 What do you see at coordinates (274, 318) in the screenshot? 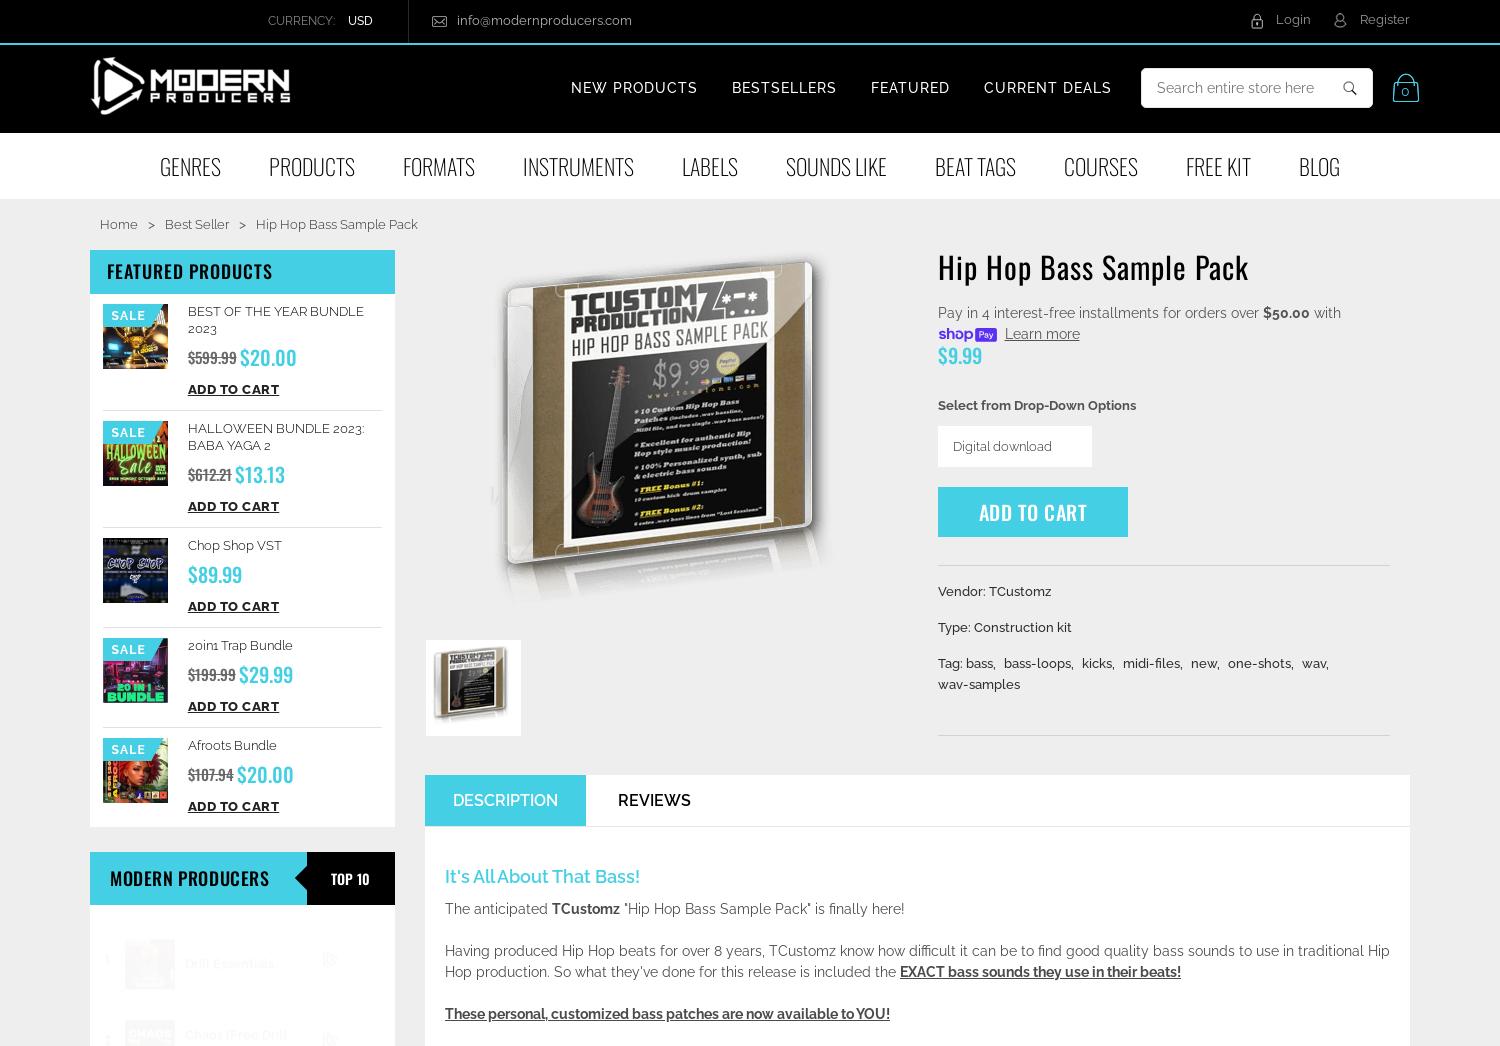
I see `'BEST OF THE YEAR BUNDLE 2023'` at bounding box center [274, 318].